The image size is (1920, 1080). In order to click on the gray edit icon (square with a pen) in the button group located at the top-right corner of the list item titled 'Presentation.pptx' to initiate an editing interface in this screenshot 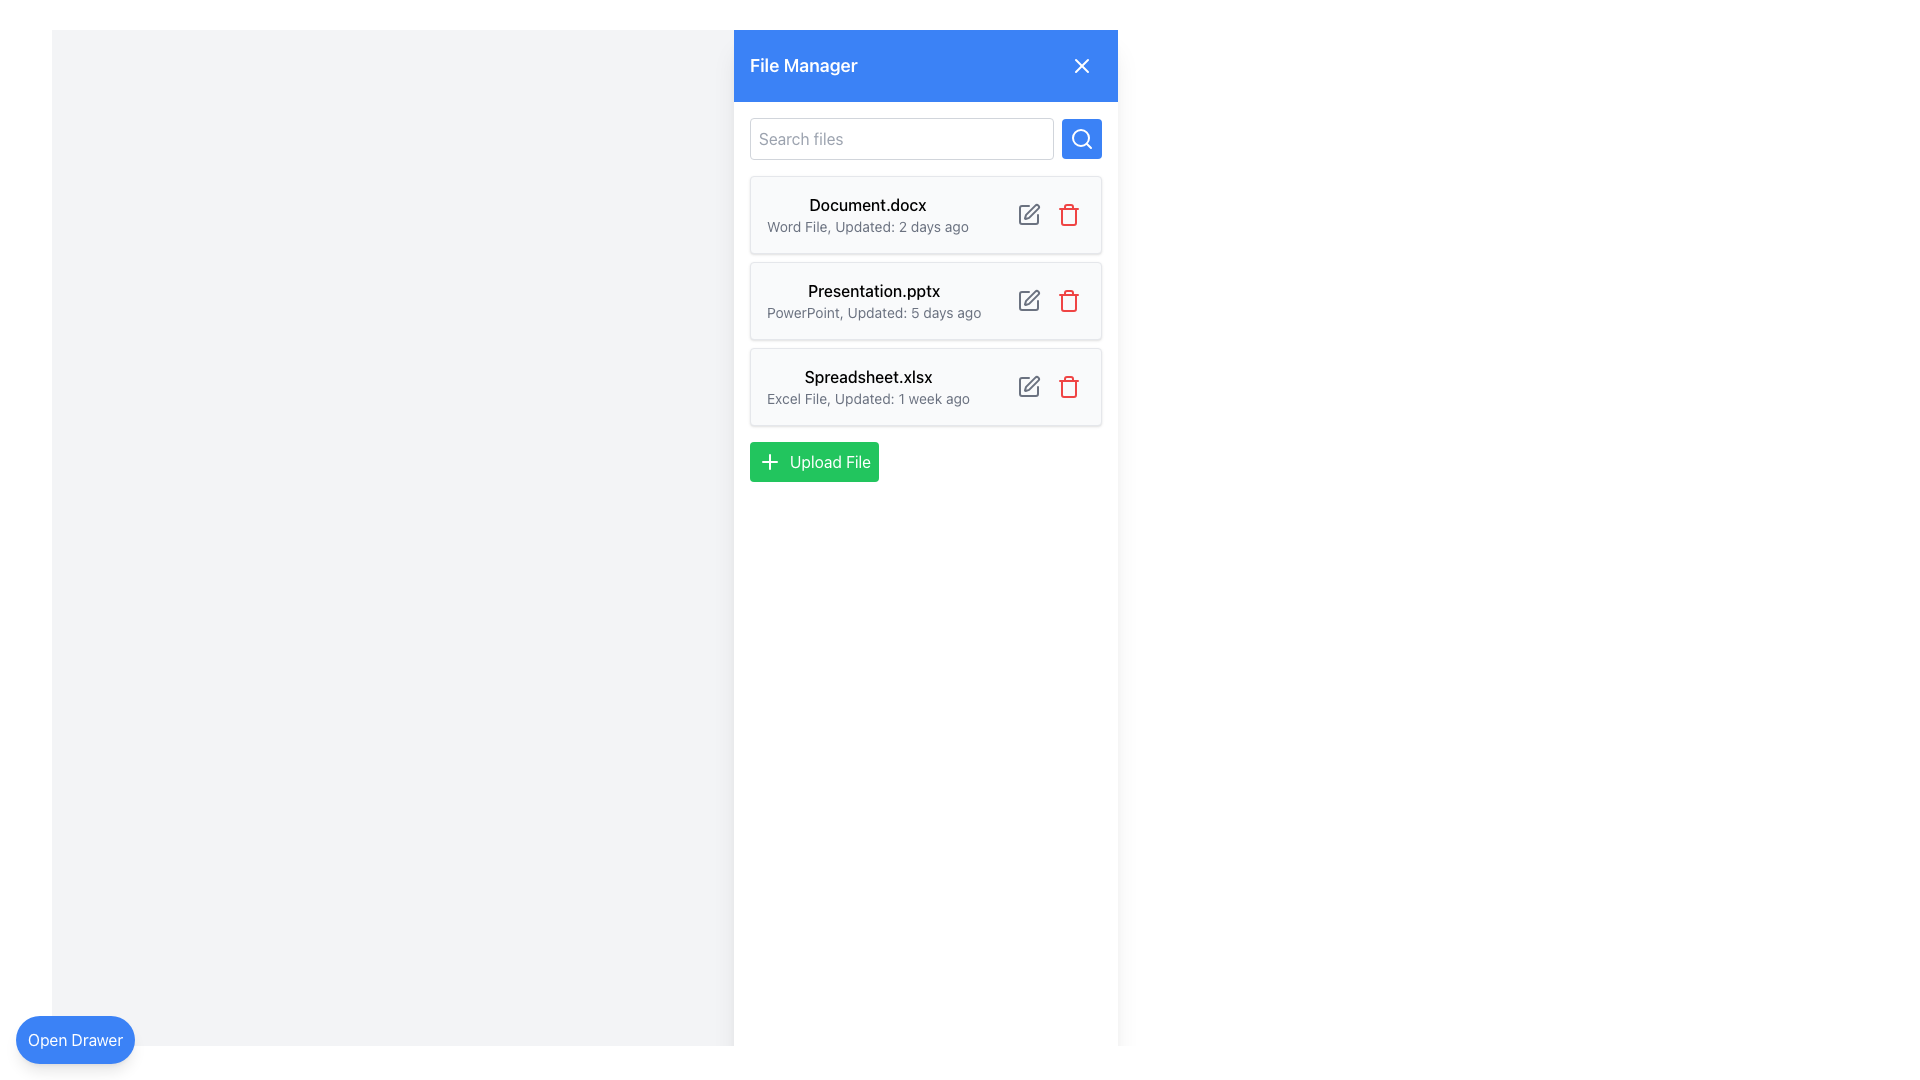, I will do `click(1048, 300)`.